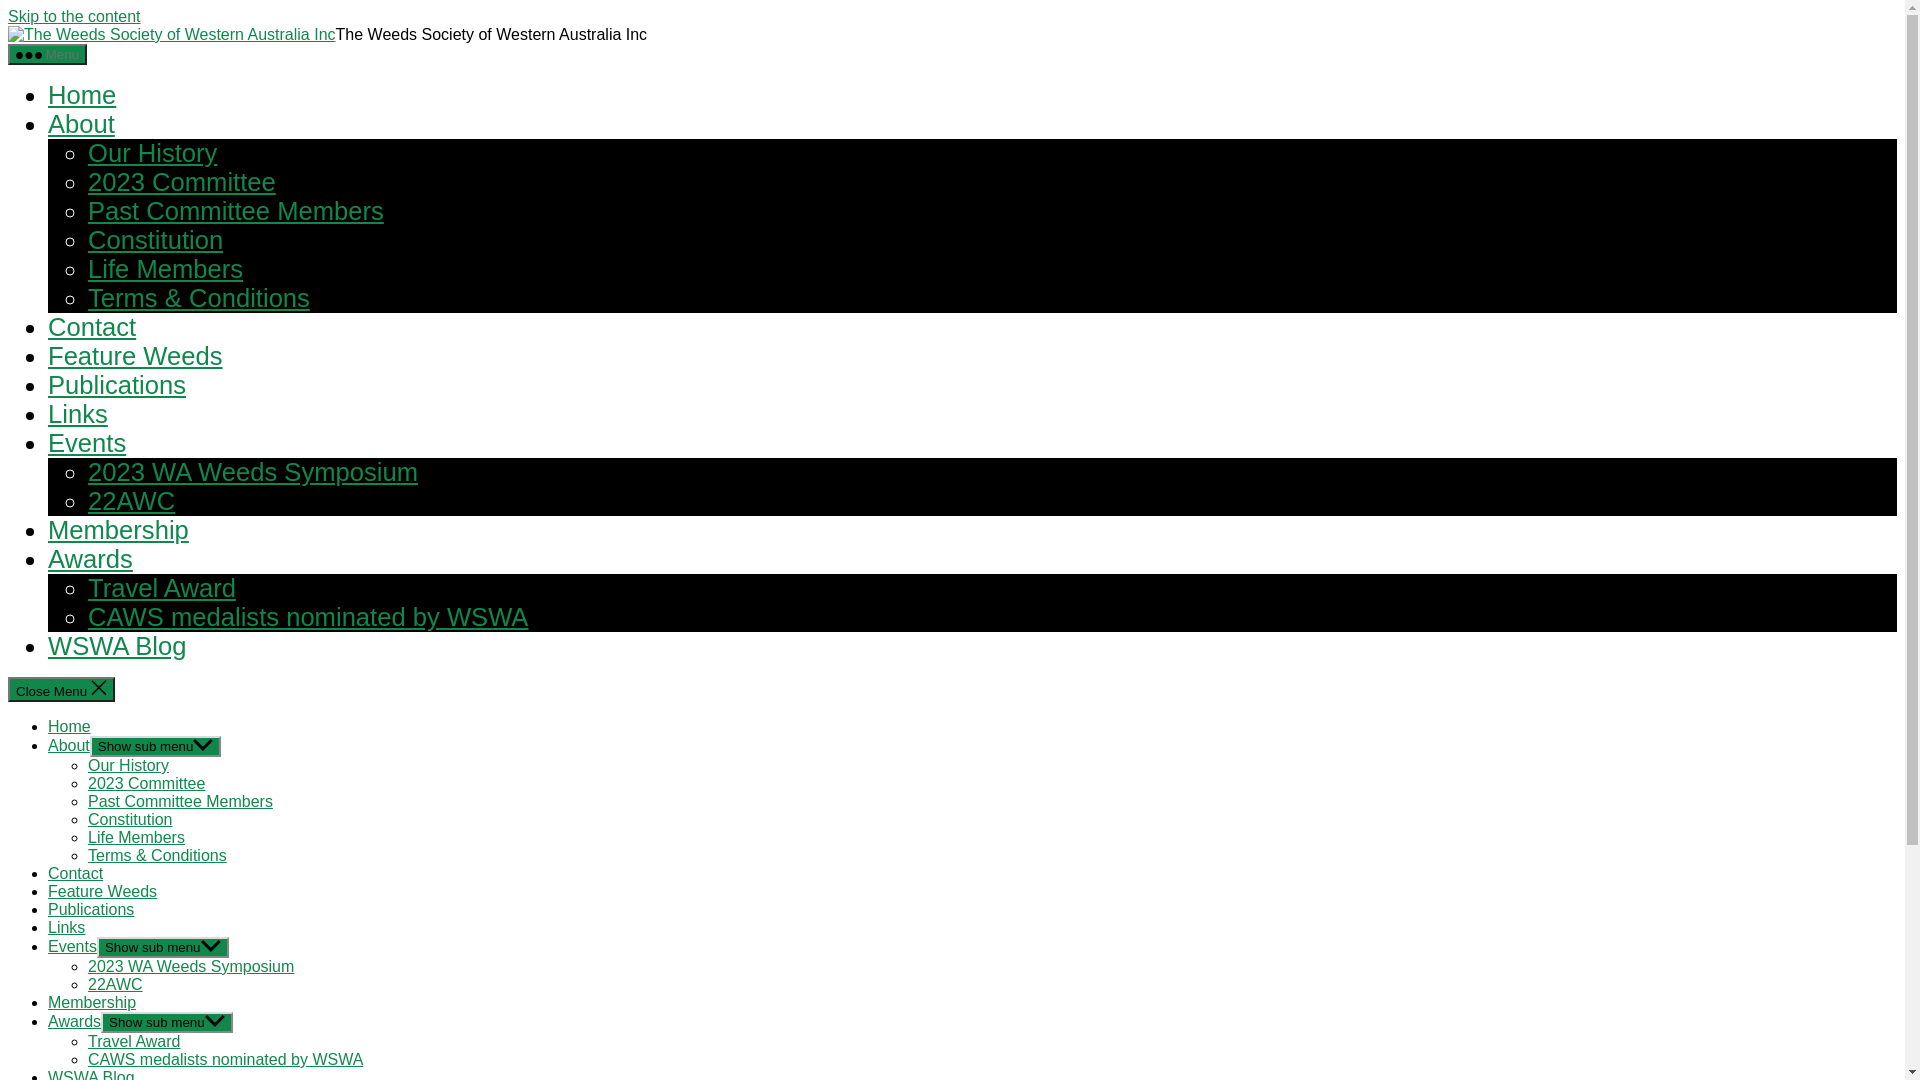  Describe the element at coordinates (145, 782) in the screenshot. I see `'2023 Committee'` at that location.